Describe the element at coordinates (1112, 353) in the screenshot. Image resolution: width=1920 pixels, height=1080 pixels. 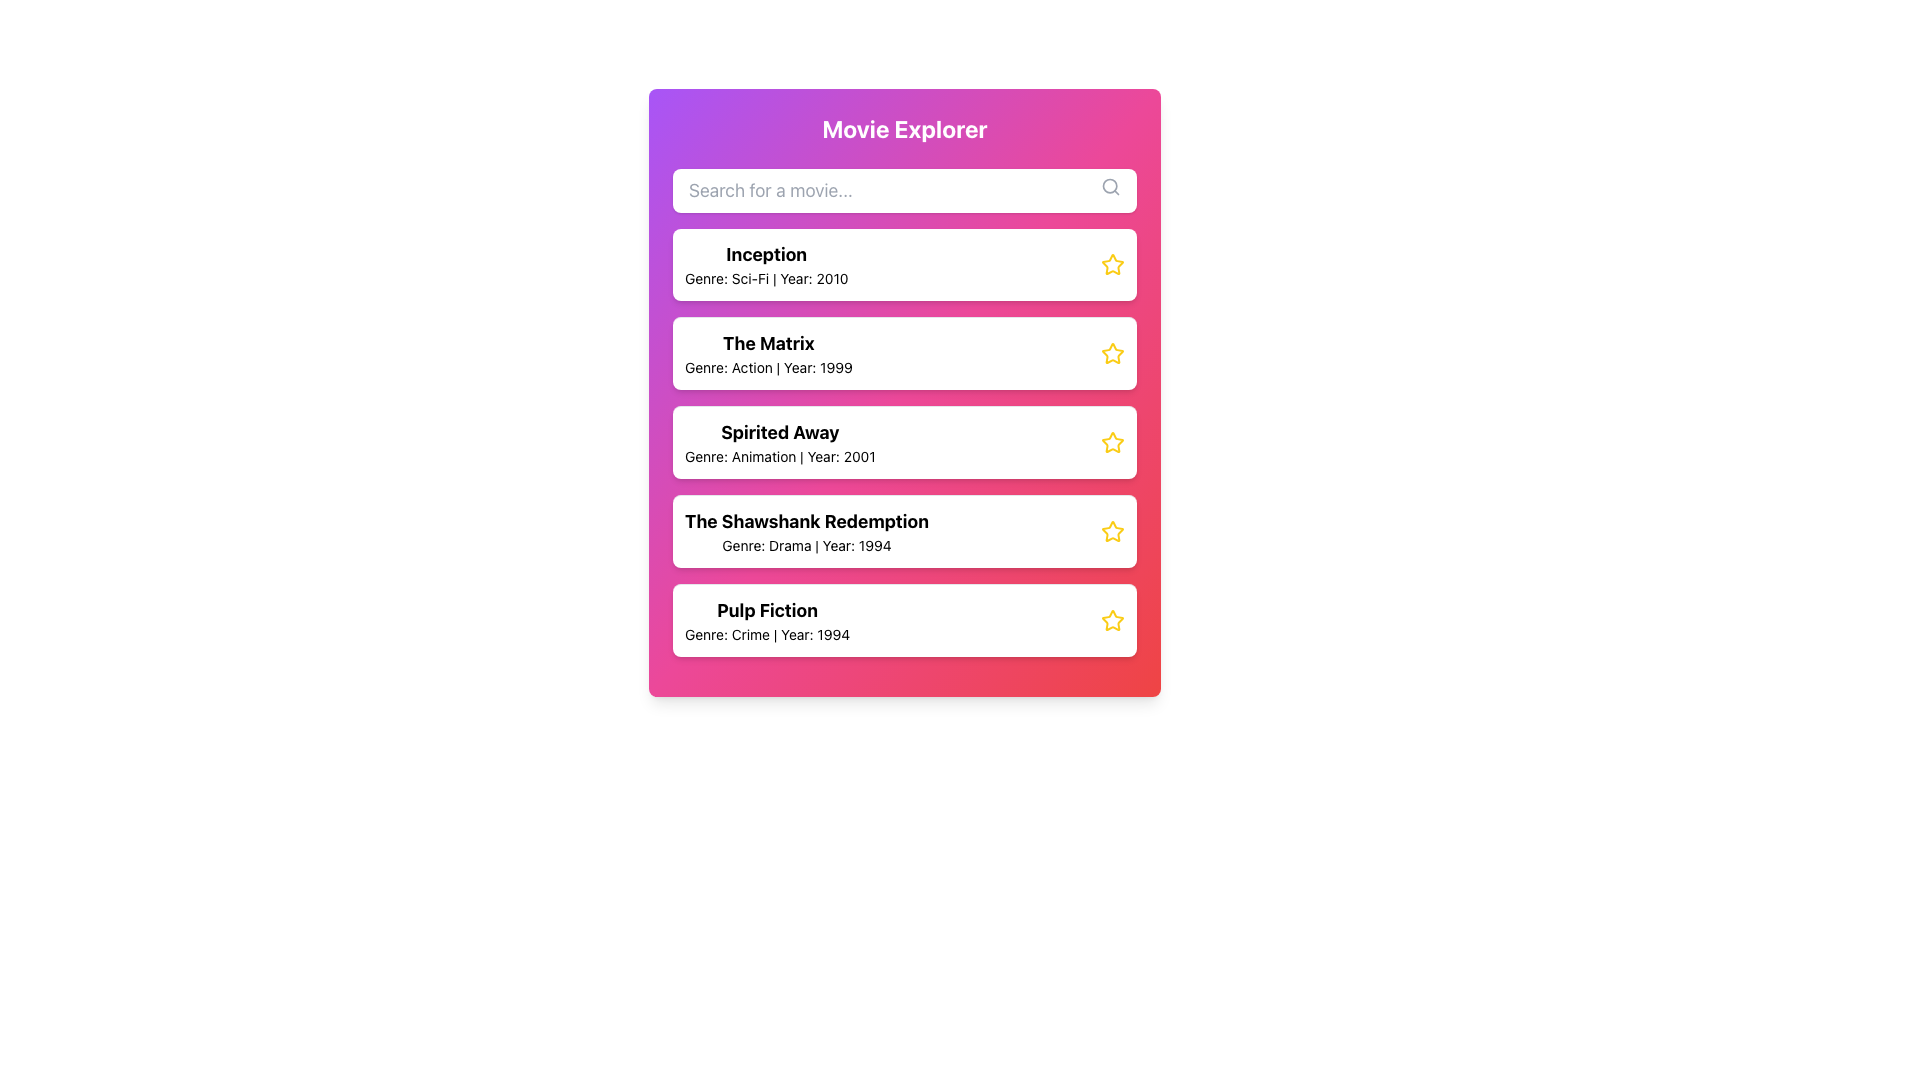
I see `the star icon located at the right end of the list item labeled 'The Matrix'` at that location.